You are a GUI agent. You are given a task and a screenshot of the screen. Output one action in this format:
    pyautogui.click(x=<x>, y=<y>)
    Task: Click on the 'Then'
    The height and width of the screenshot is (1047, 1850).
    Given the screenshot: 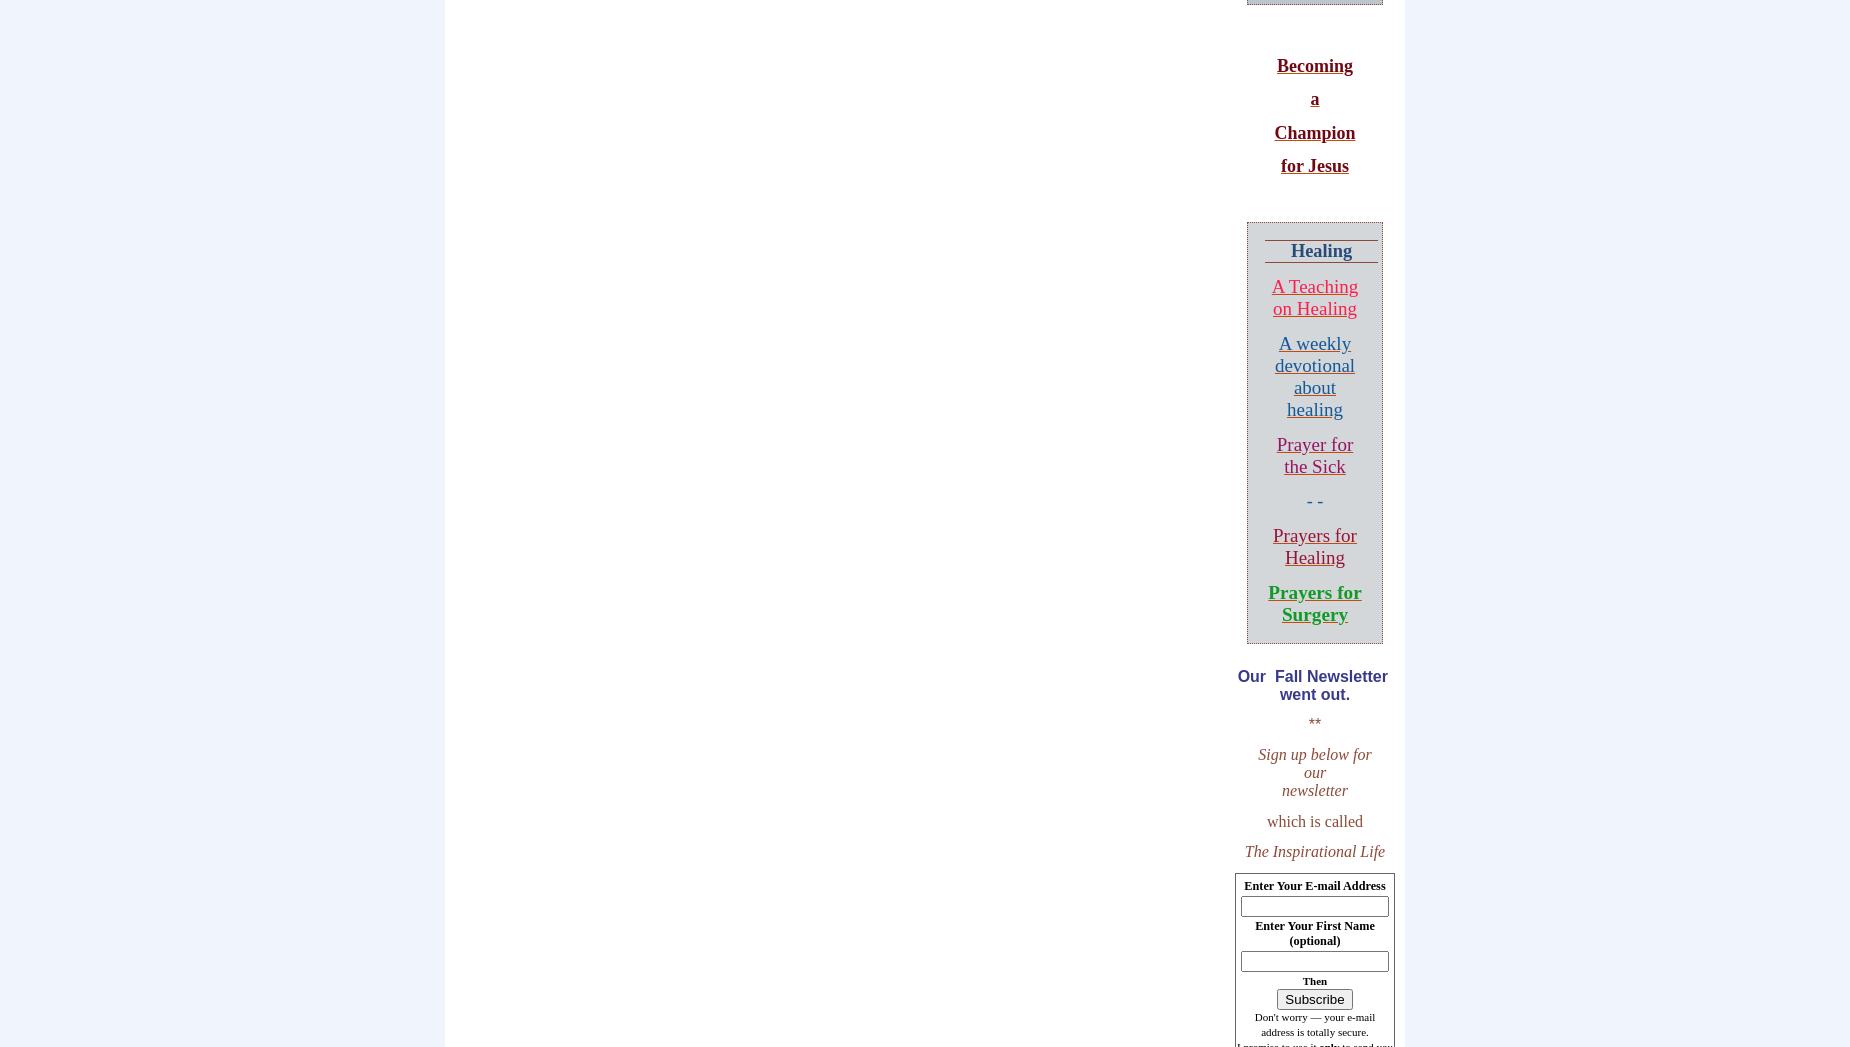 What is the action you would take?
    pyautogui.click(x=1313, y=980)
    